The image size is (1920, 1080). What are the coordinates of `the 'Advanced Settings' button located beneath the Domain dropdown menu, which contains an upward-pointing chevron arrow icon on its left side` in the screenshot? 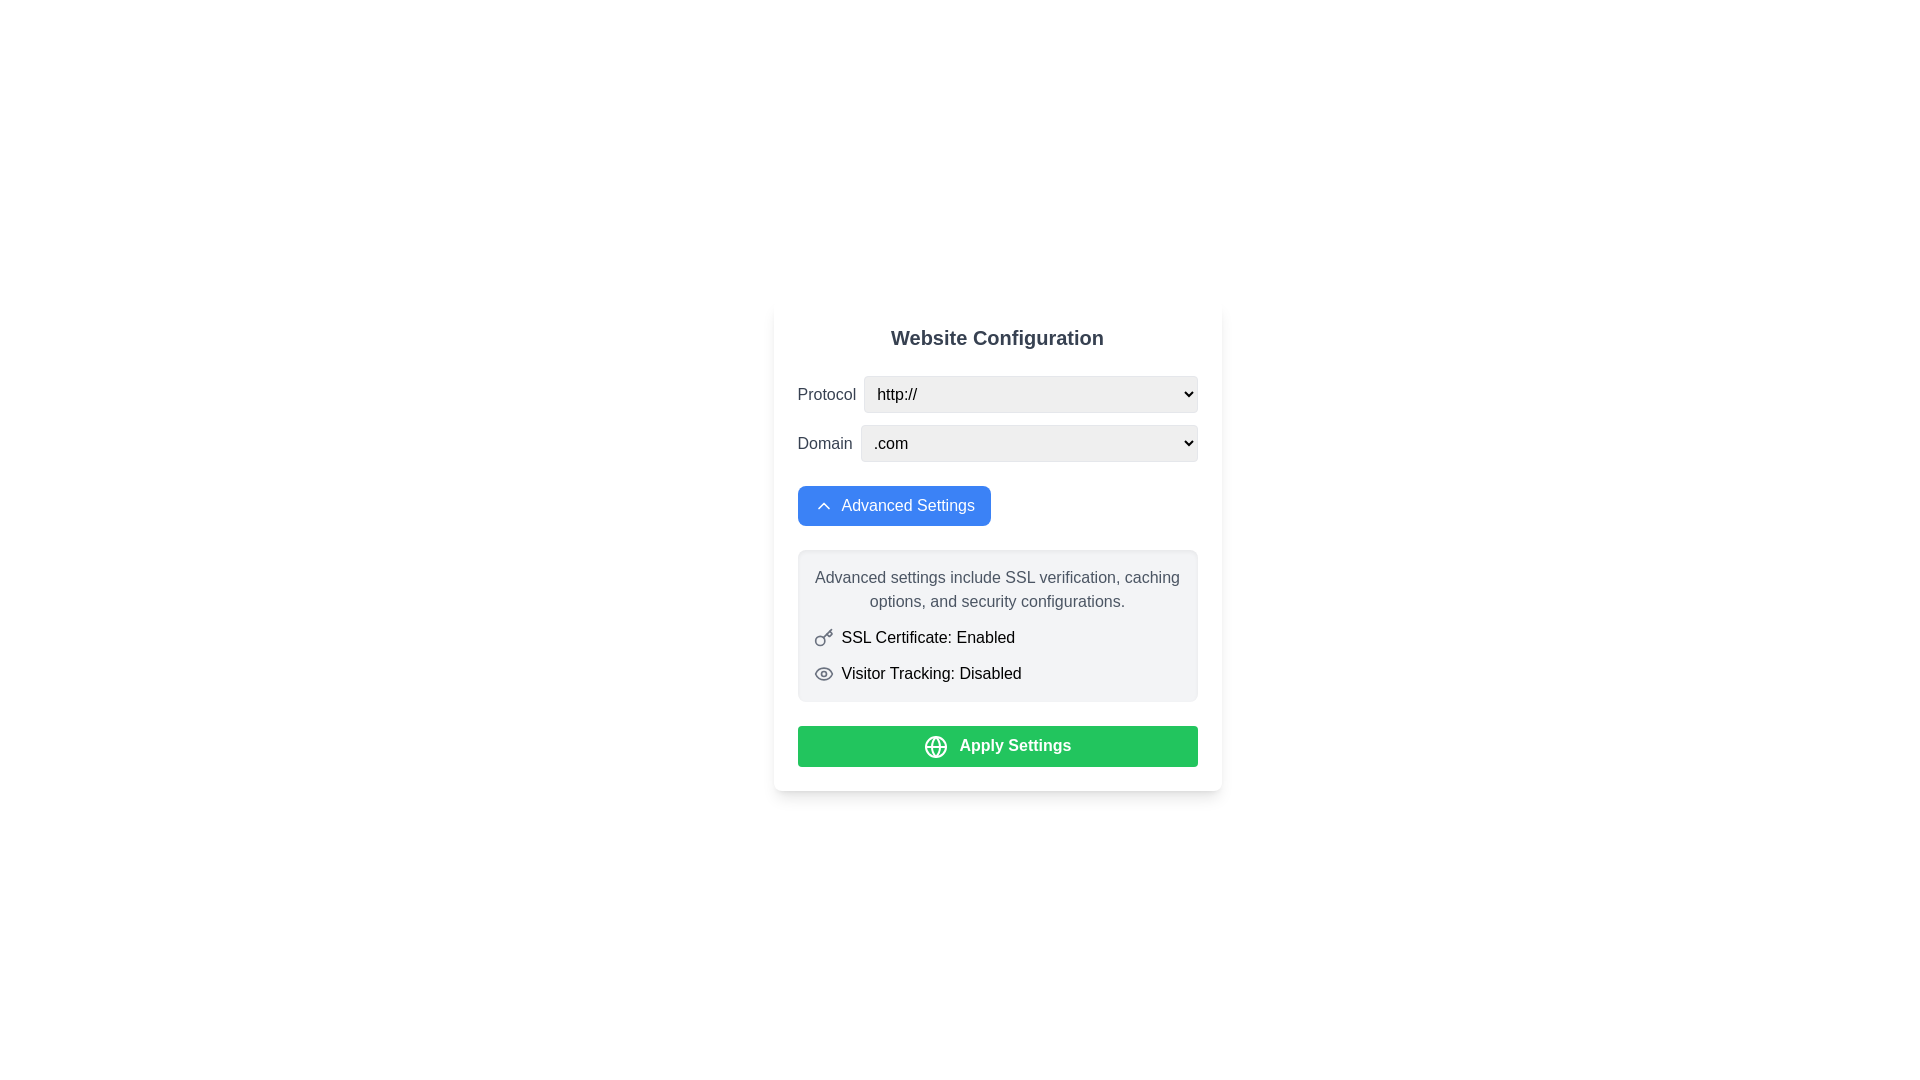 It's located at (823, 504).